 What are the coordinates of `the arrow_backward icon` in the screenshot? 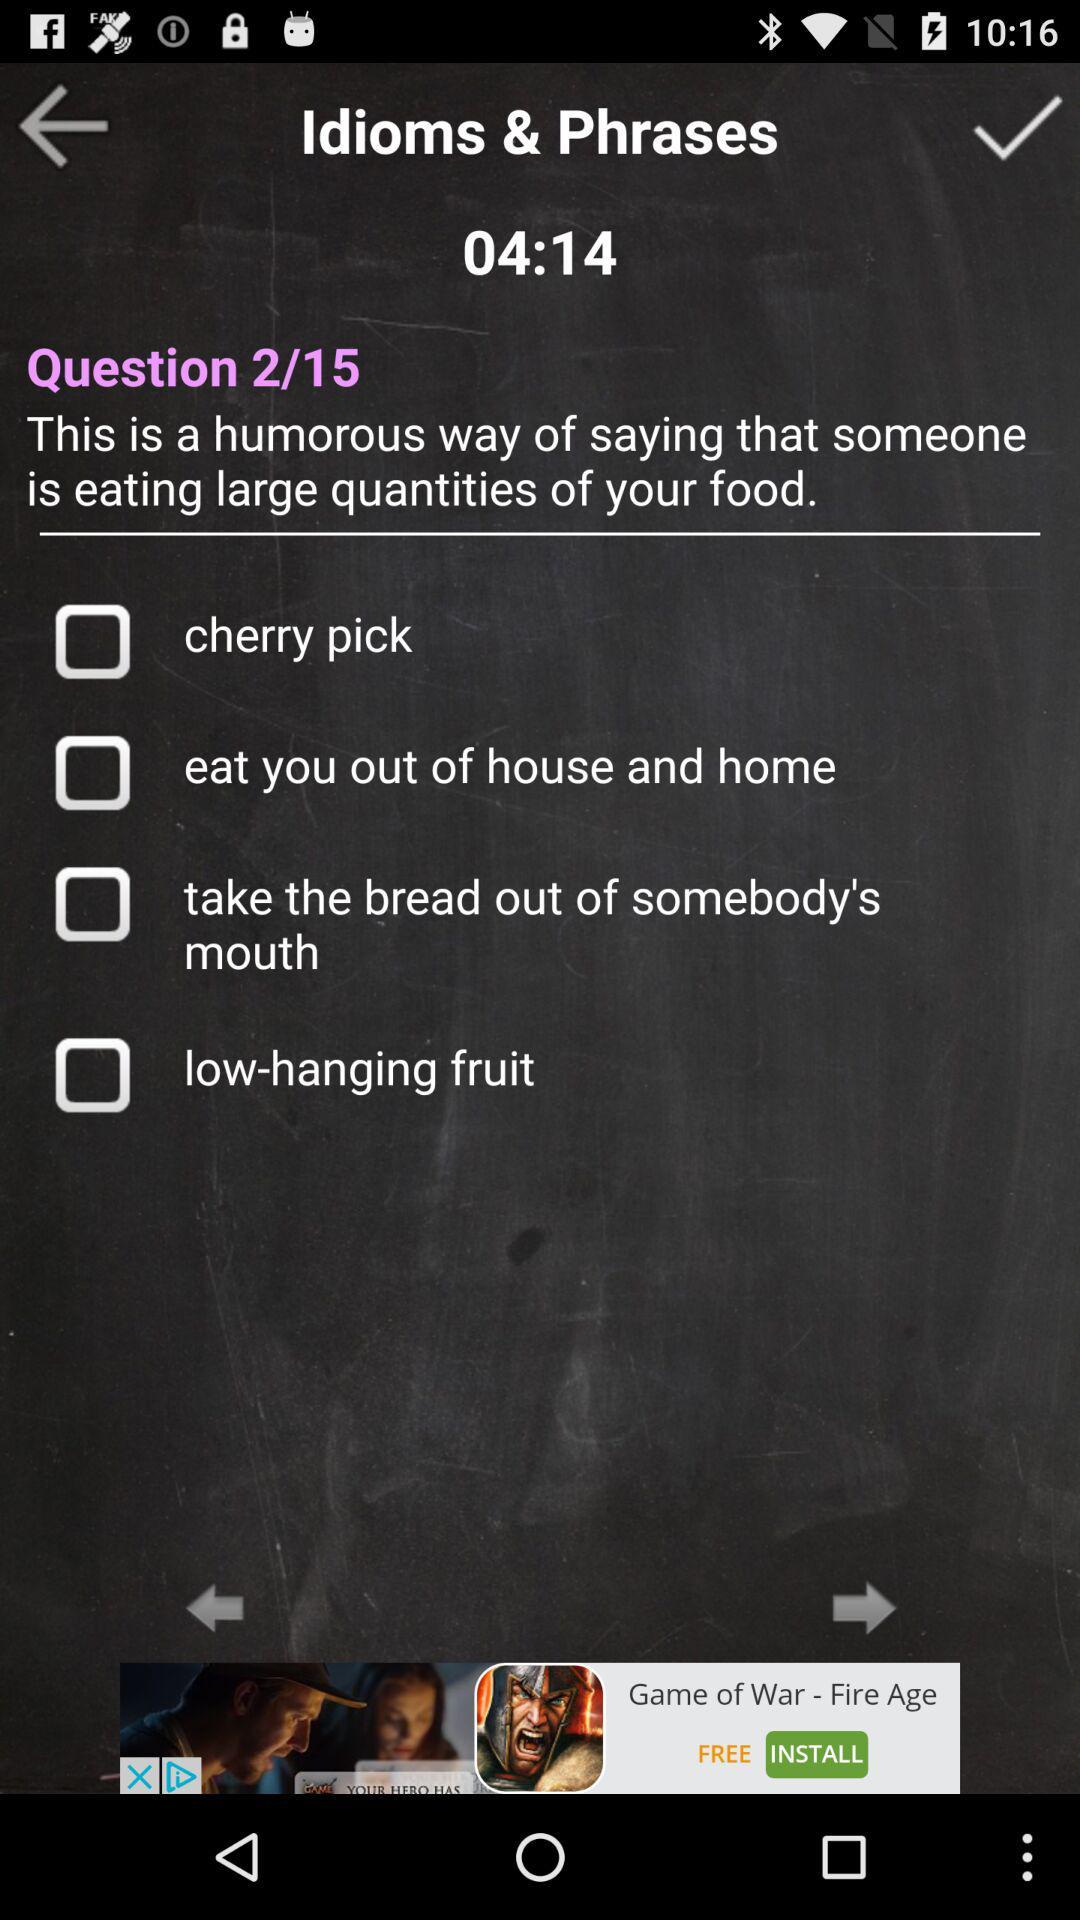 It's located at (61, 133).